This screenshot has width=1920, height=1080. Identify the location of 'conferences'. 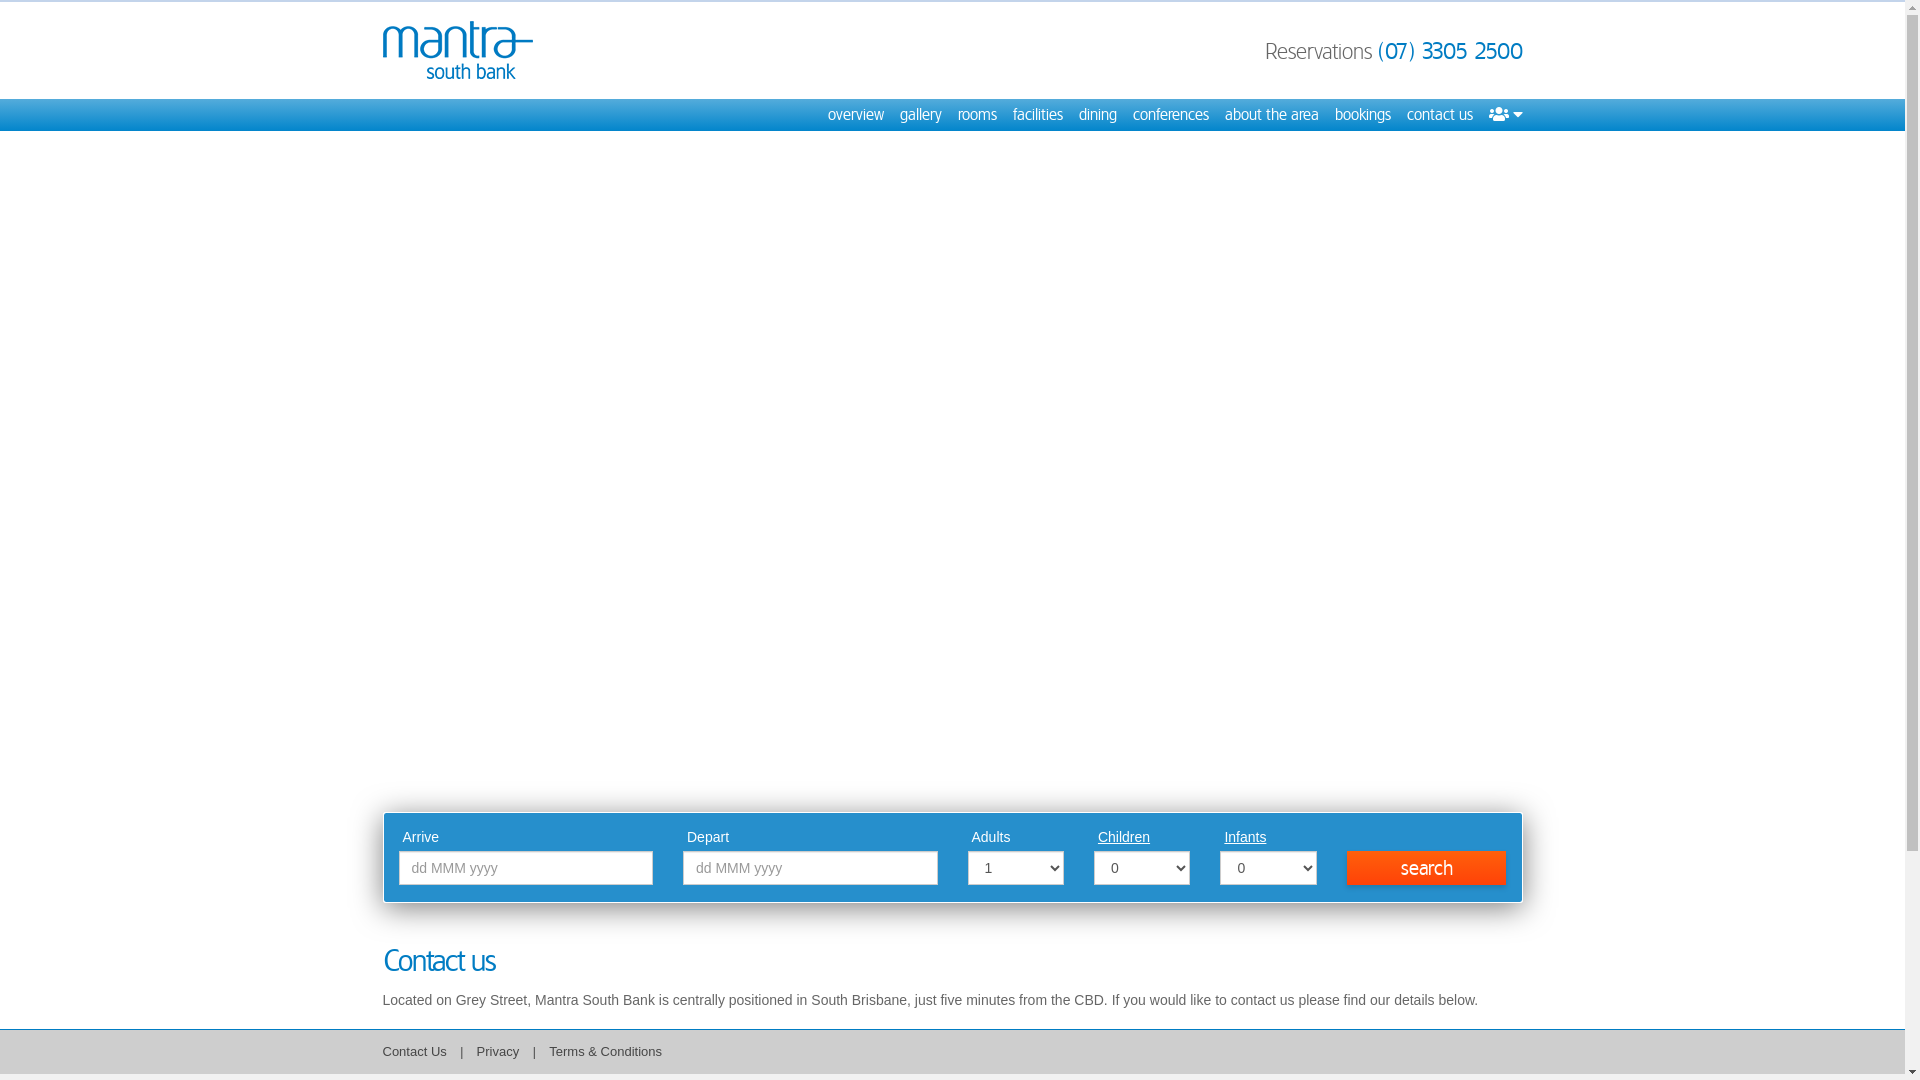
(1170, 115).